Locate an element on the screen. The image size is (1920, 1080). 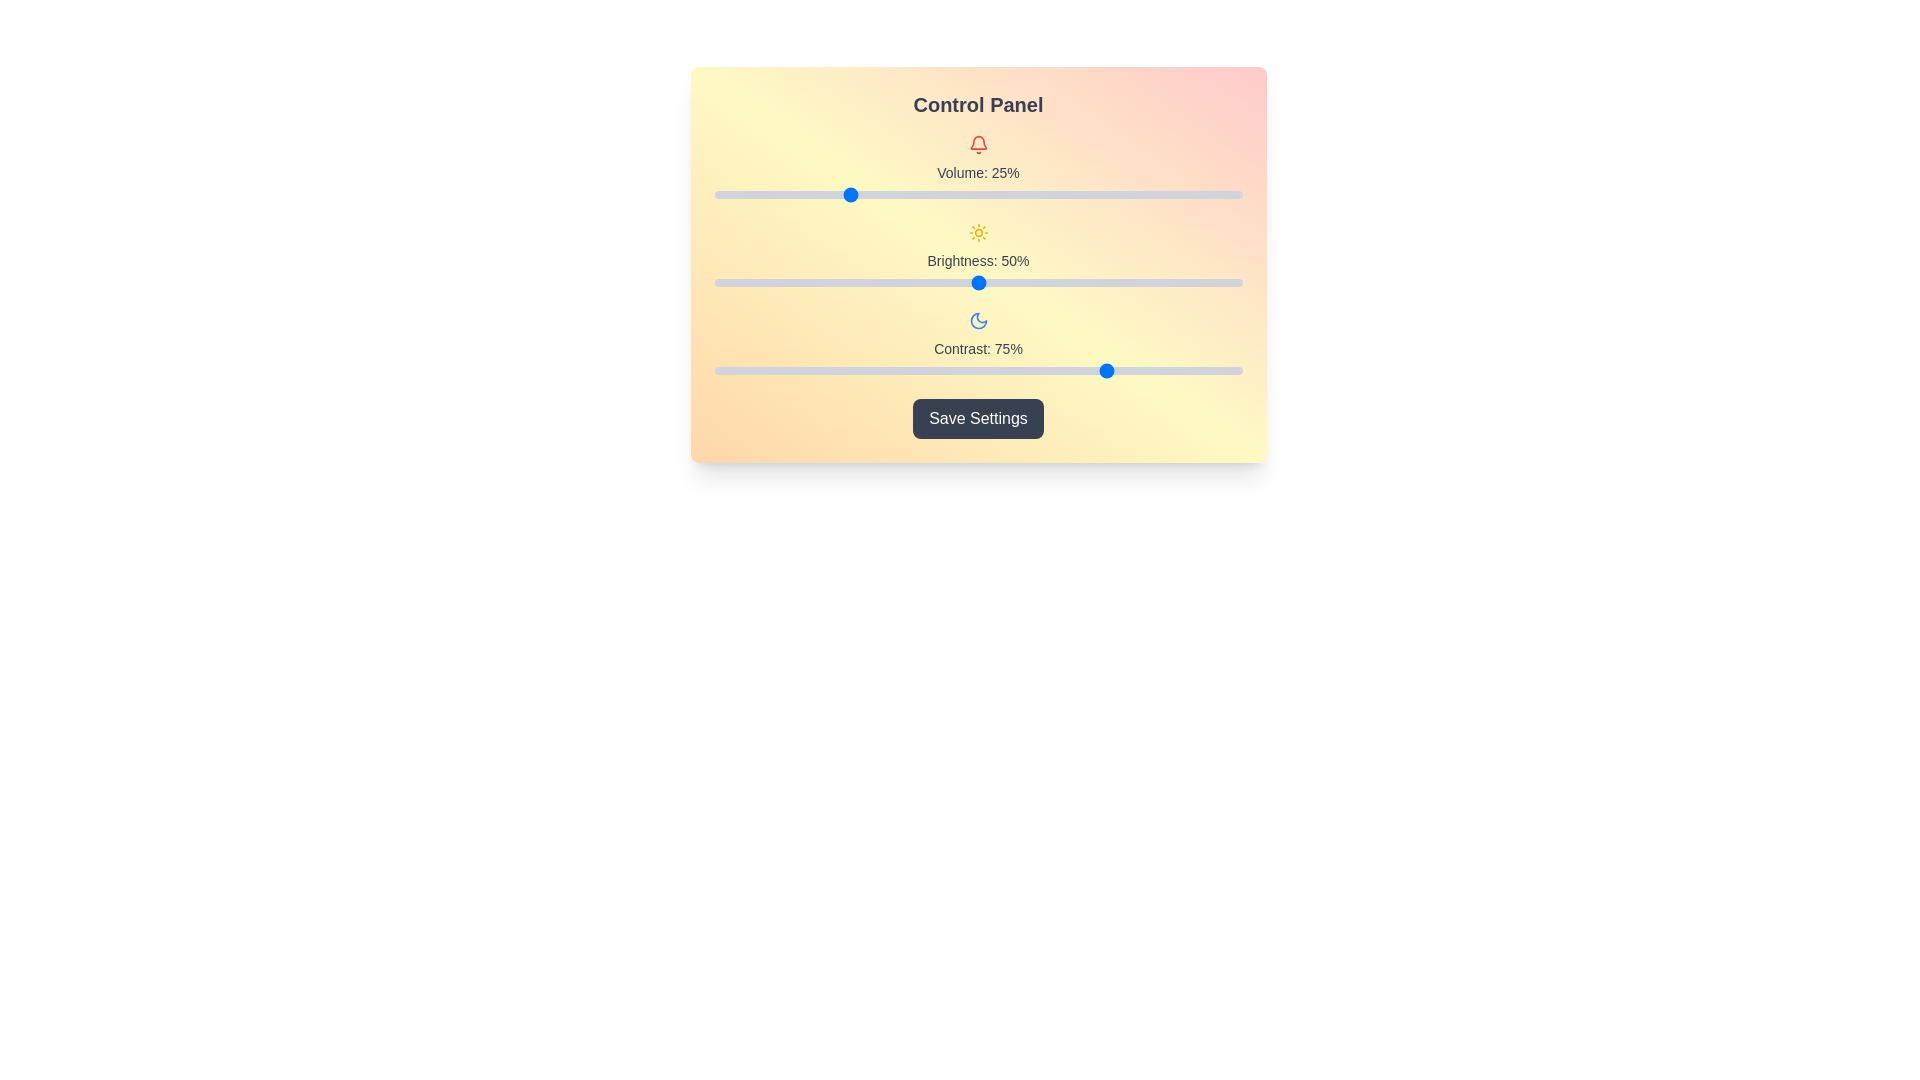
the volume is located at coordinates (1195, 195).